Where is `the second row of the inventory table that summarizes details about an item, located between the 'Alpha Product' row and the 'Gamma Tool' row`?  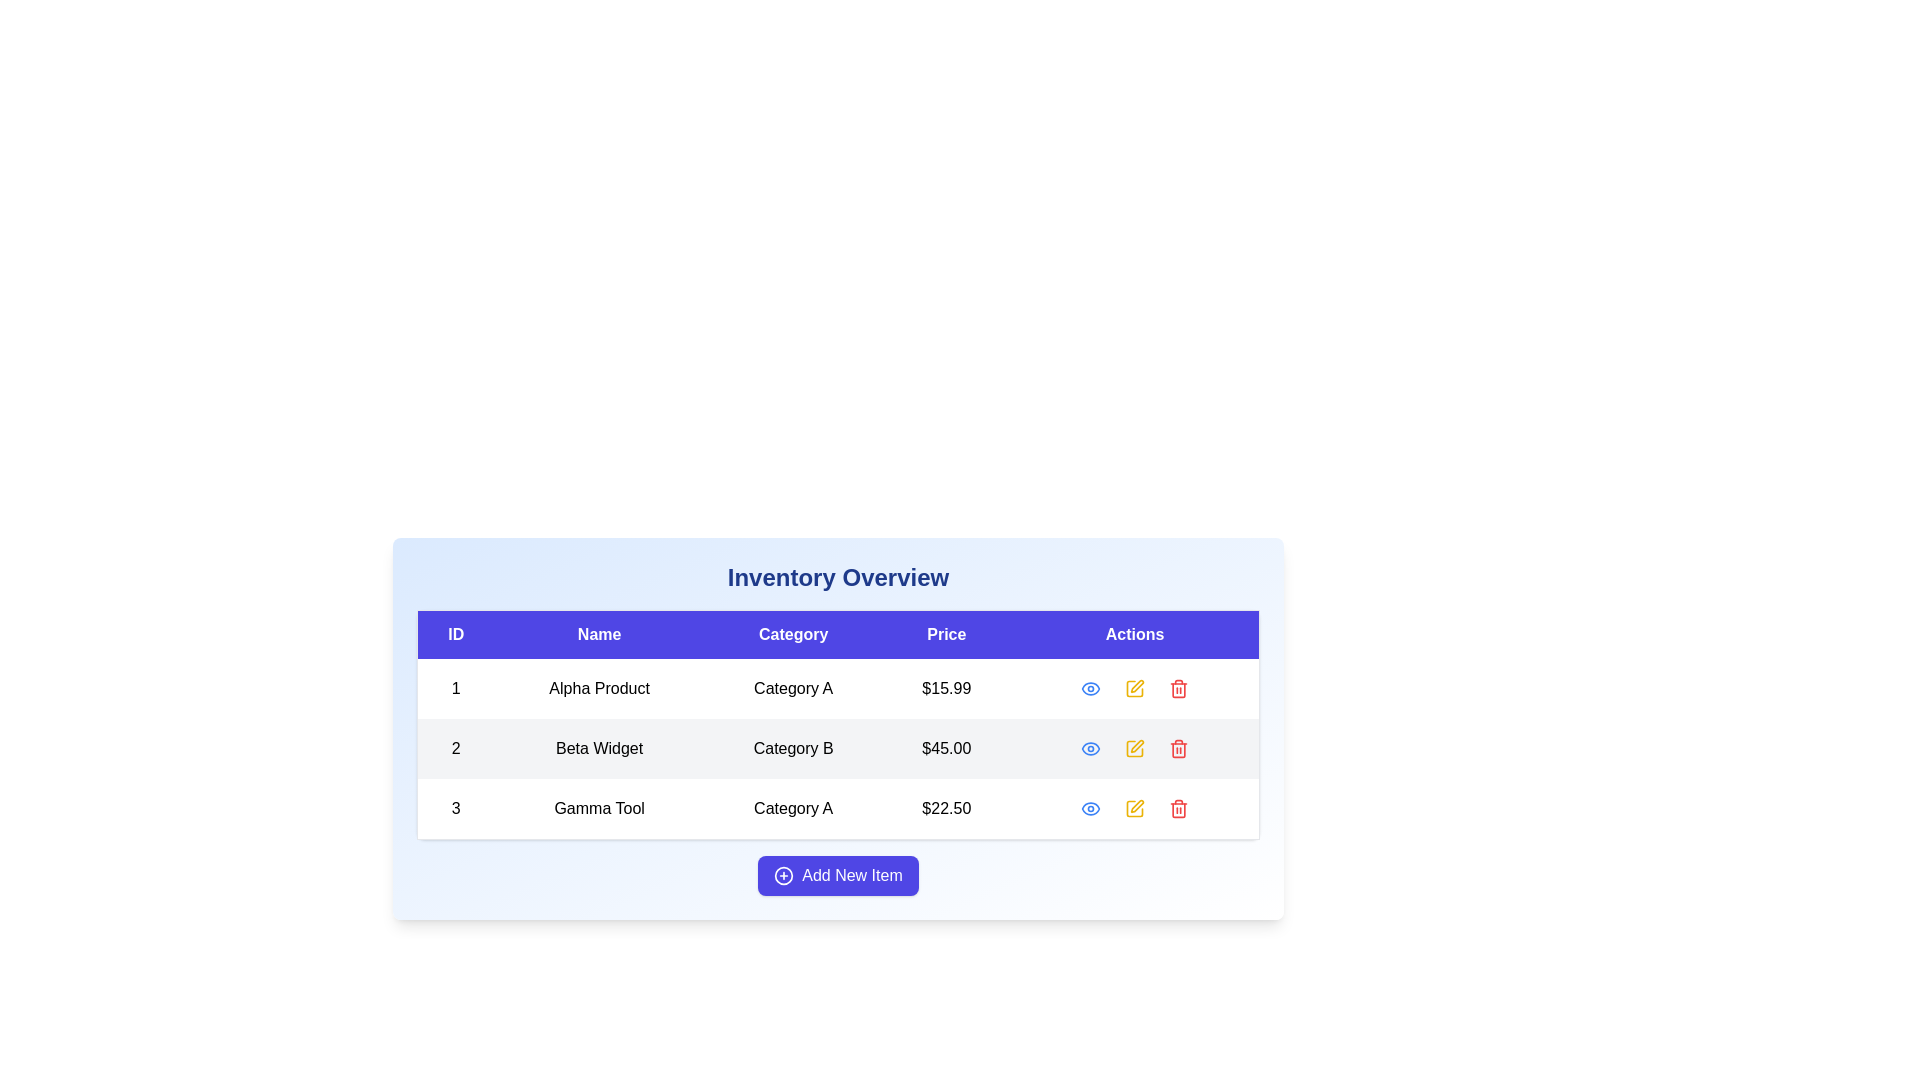
the second row of the inventory table that summarizes details about an item, located between the 'Alpha Product' row and the 'Gamma Tool' row is located at coordinates (838, 748).